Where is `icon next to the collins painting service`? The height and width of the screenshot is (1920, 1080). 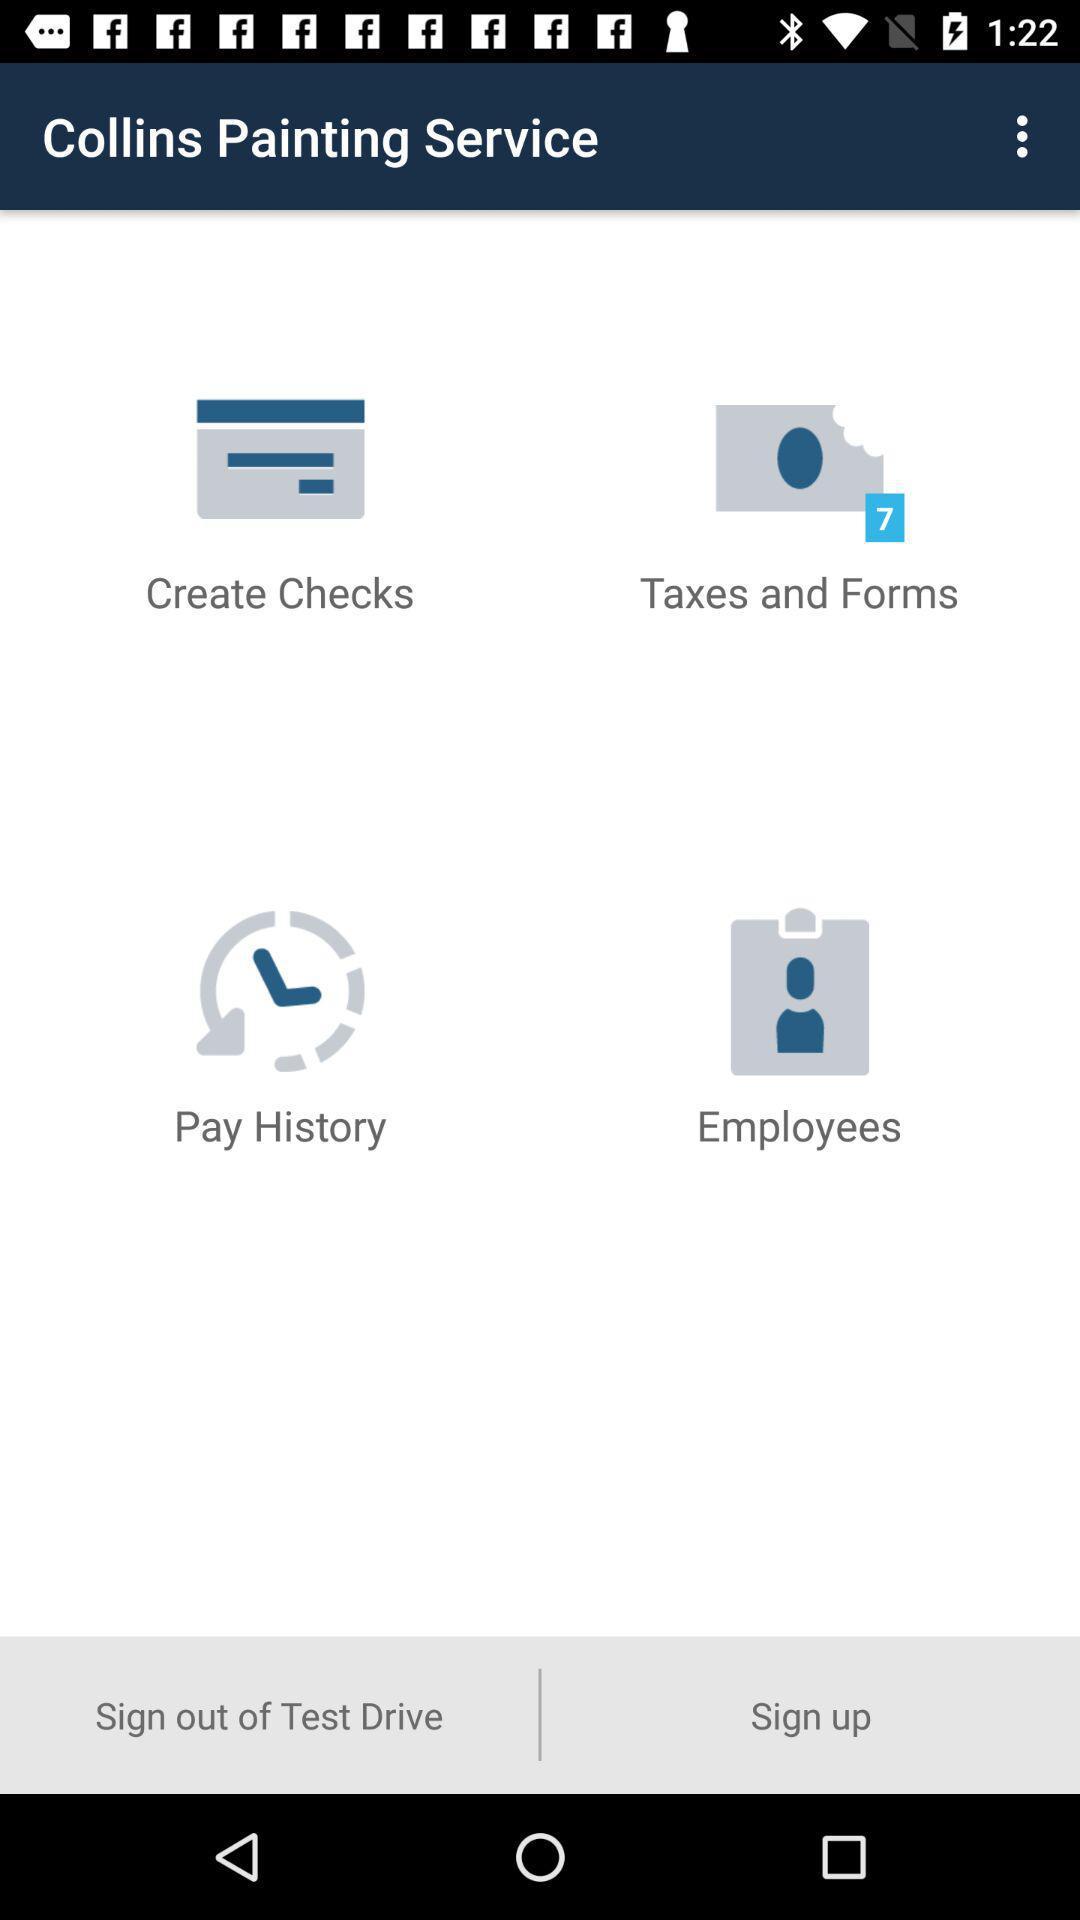 icon next to the collins painting service is located at coordinates (1027, 135).